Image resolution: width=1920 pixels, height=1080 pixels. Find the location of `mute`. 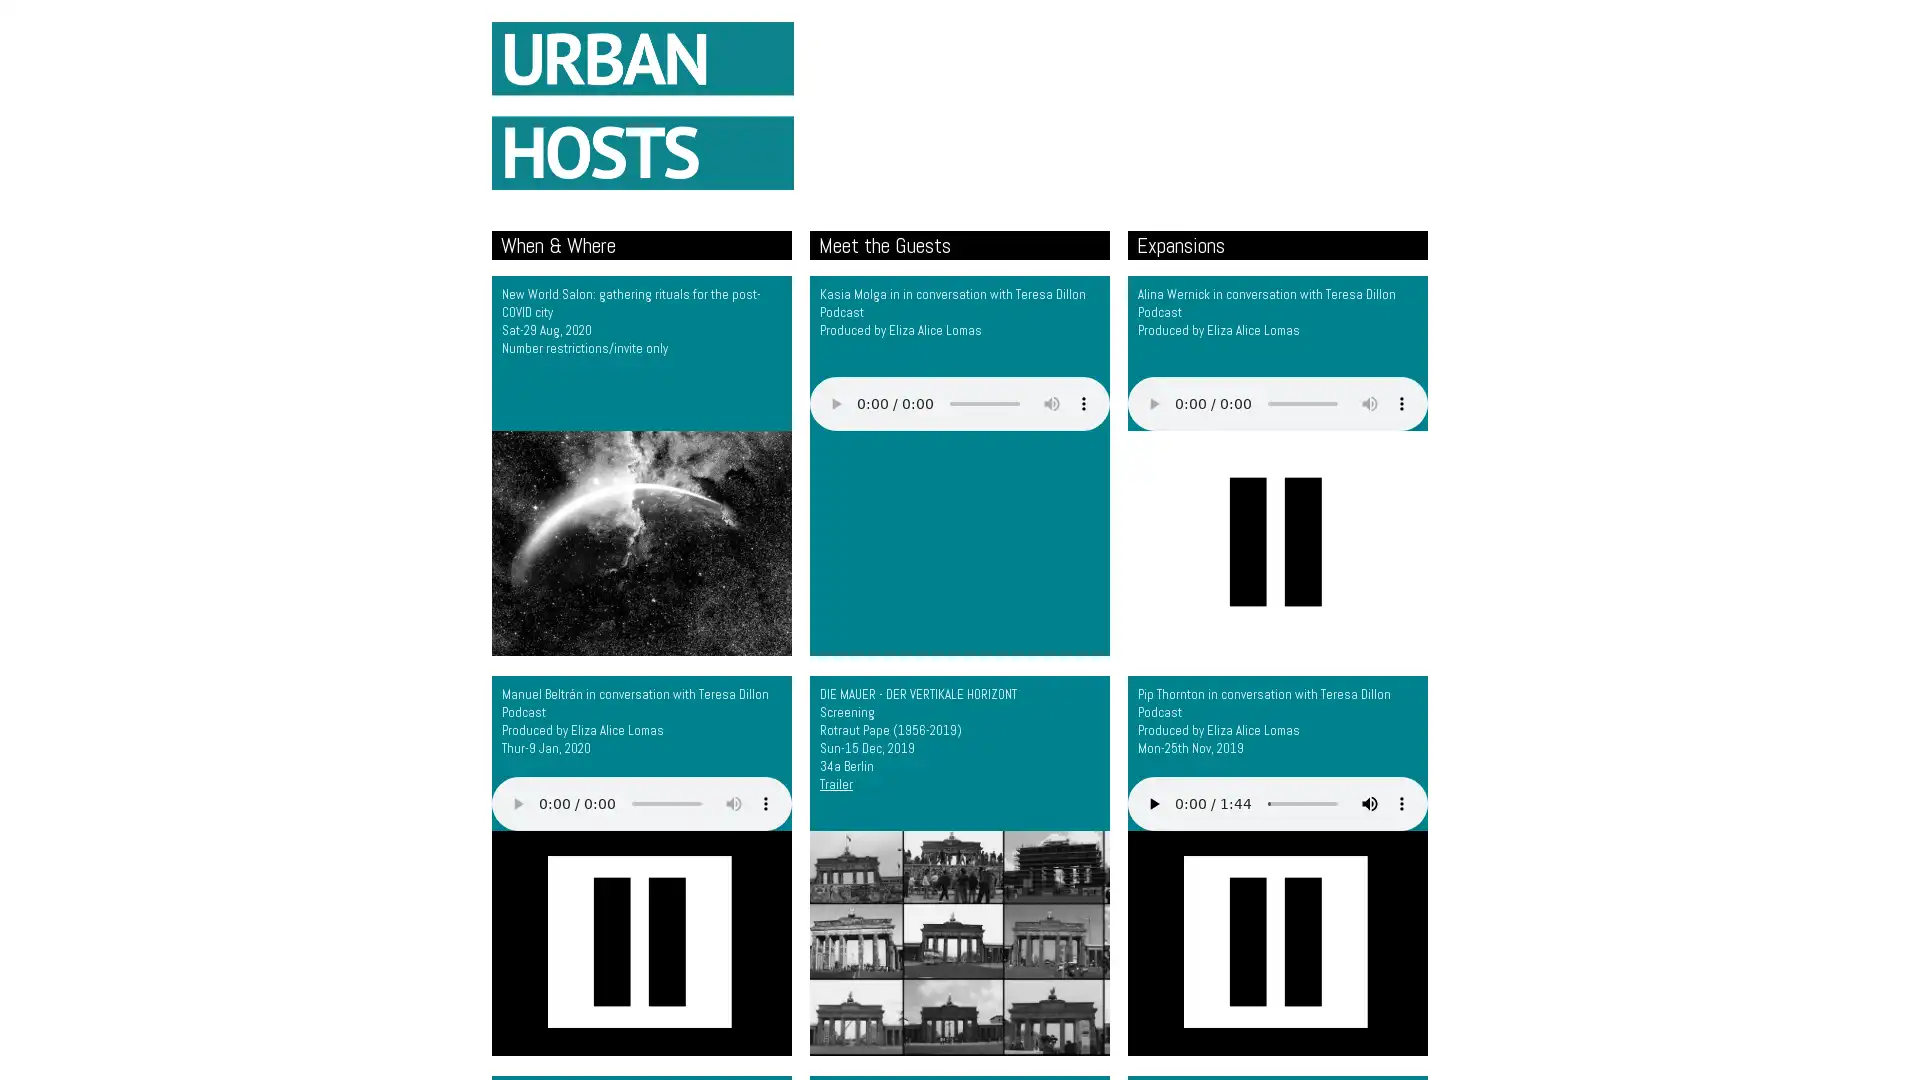

mute is located at coordinates (1050, 404).